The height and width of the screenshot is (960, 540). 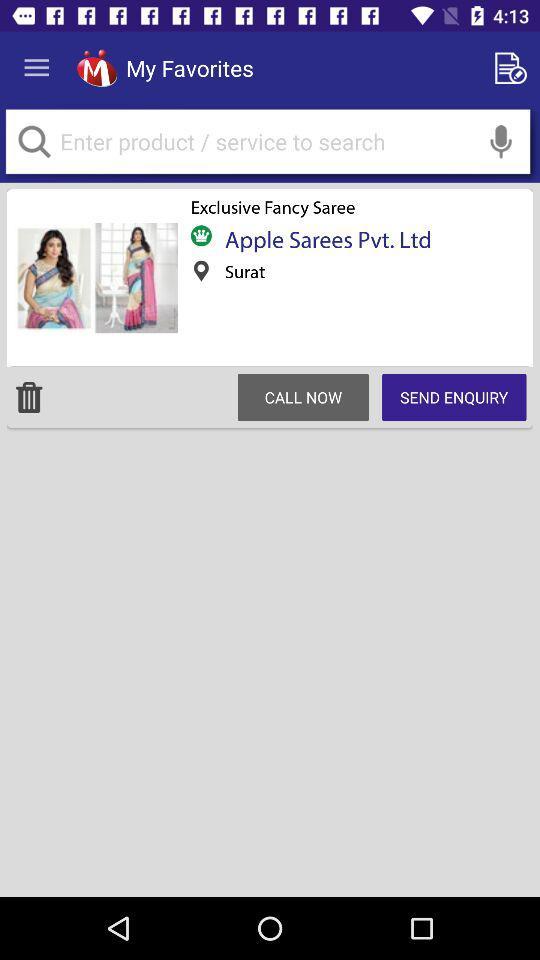 I want to click on your search query here, so click(x=267, y=140).